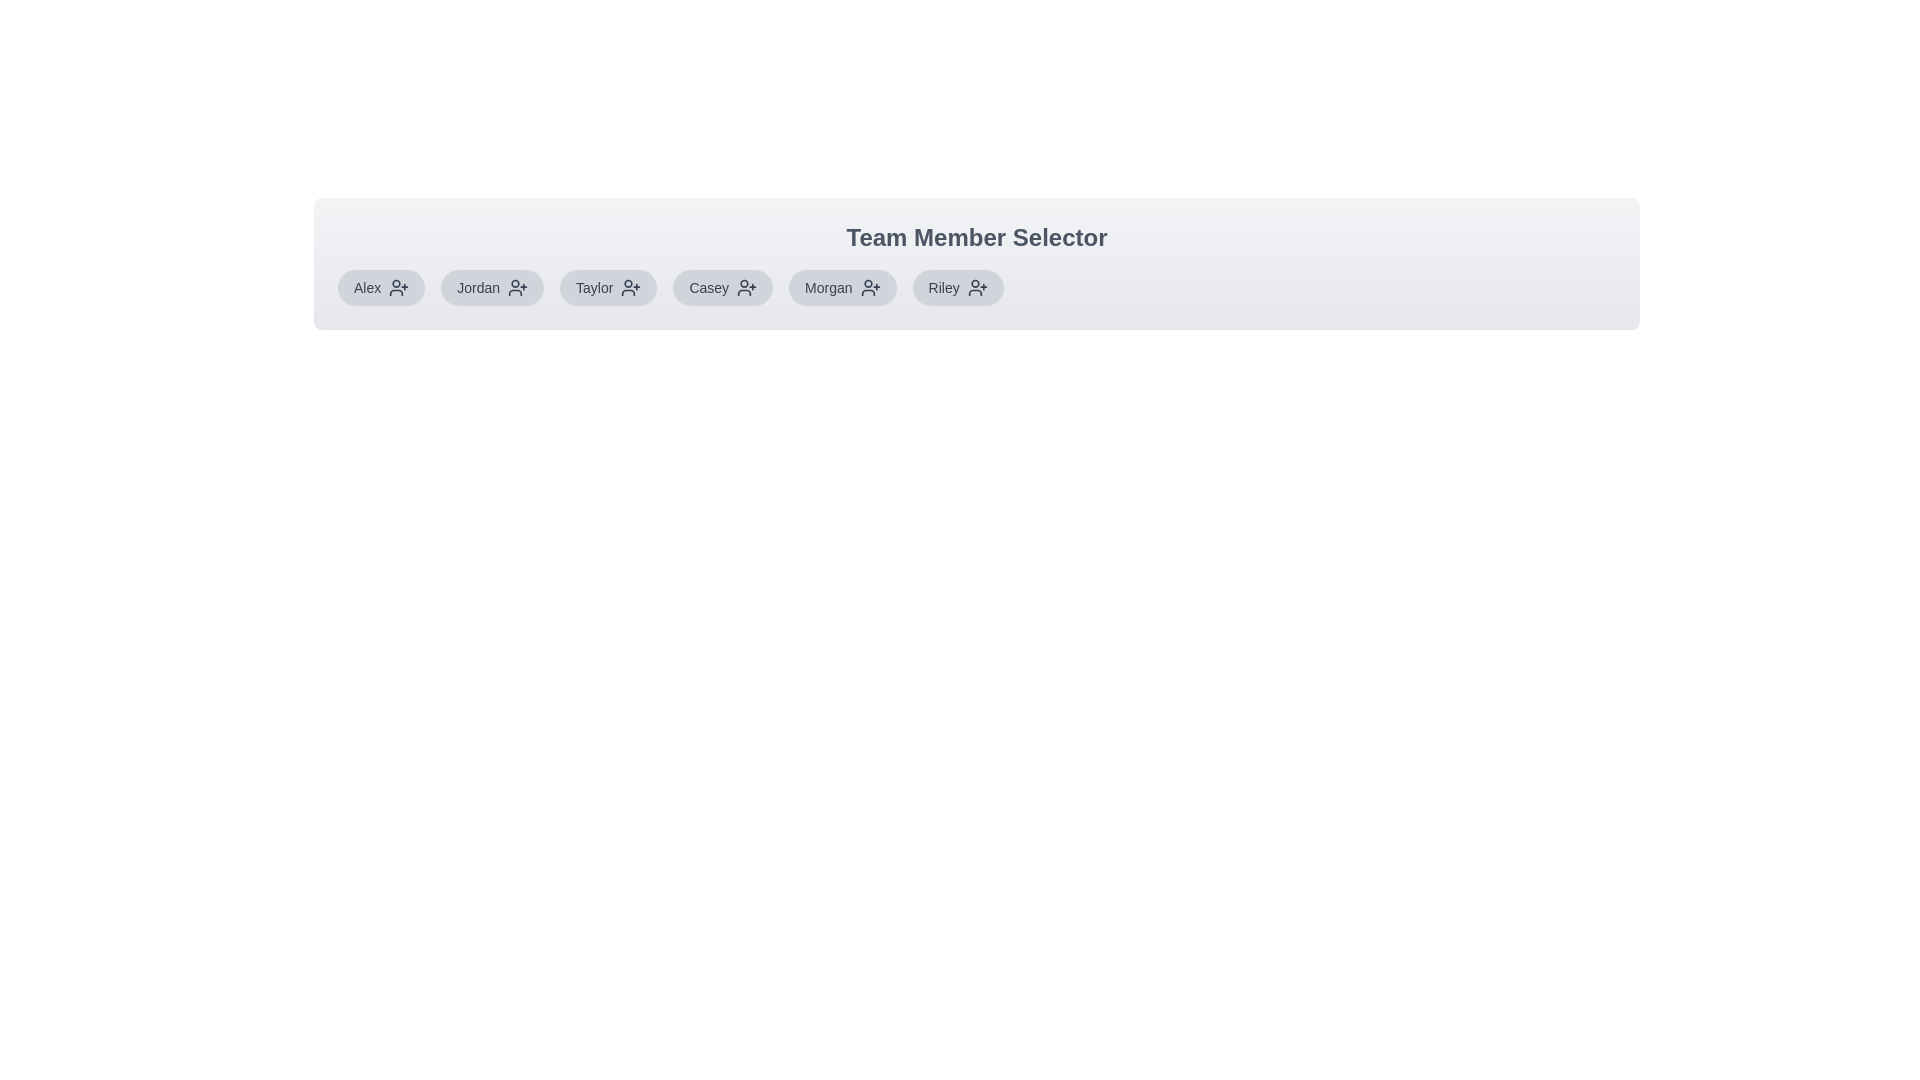 The image size is (1920, 1080). Describe the element at coordinates (722, 288) in the screenshot. I see `the team member Casey to observe hover styles` at that location.